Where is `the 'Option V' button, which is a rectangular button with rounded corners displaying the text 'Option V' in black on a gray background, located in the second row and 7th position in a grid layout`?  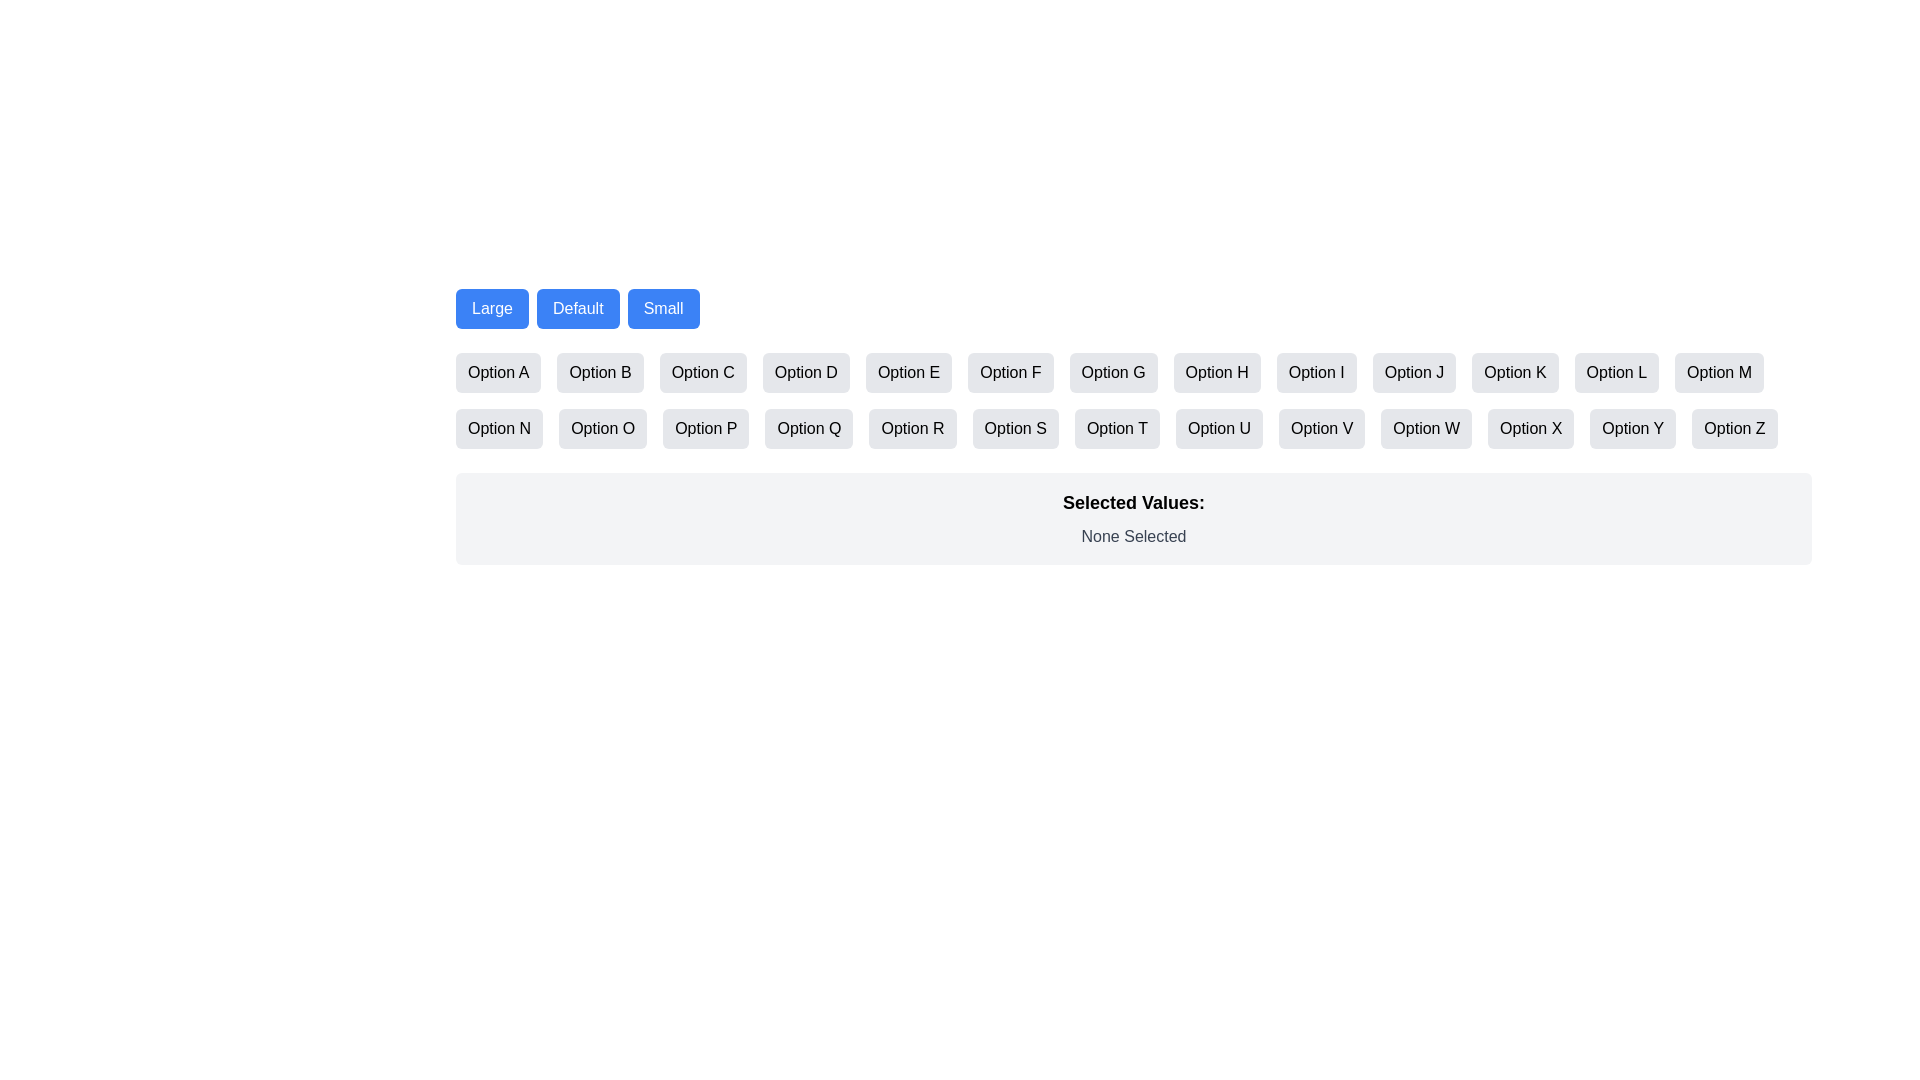
the 'Option V' button, which is a rectangular button with rounded corners displaying the text 'Option V' in black on a gray background, located in the second row and 7th position in a grid layout is located at coordinates (1322, 427).